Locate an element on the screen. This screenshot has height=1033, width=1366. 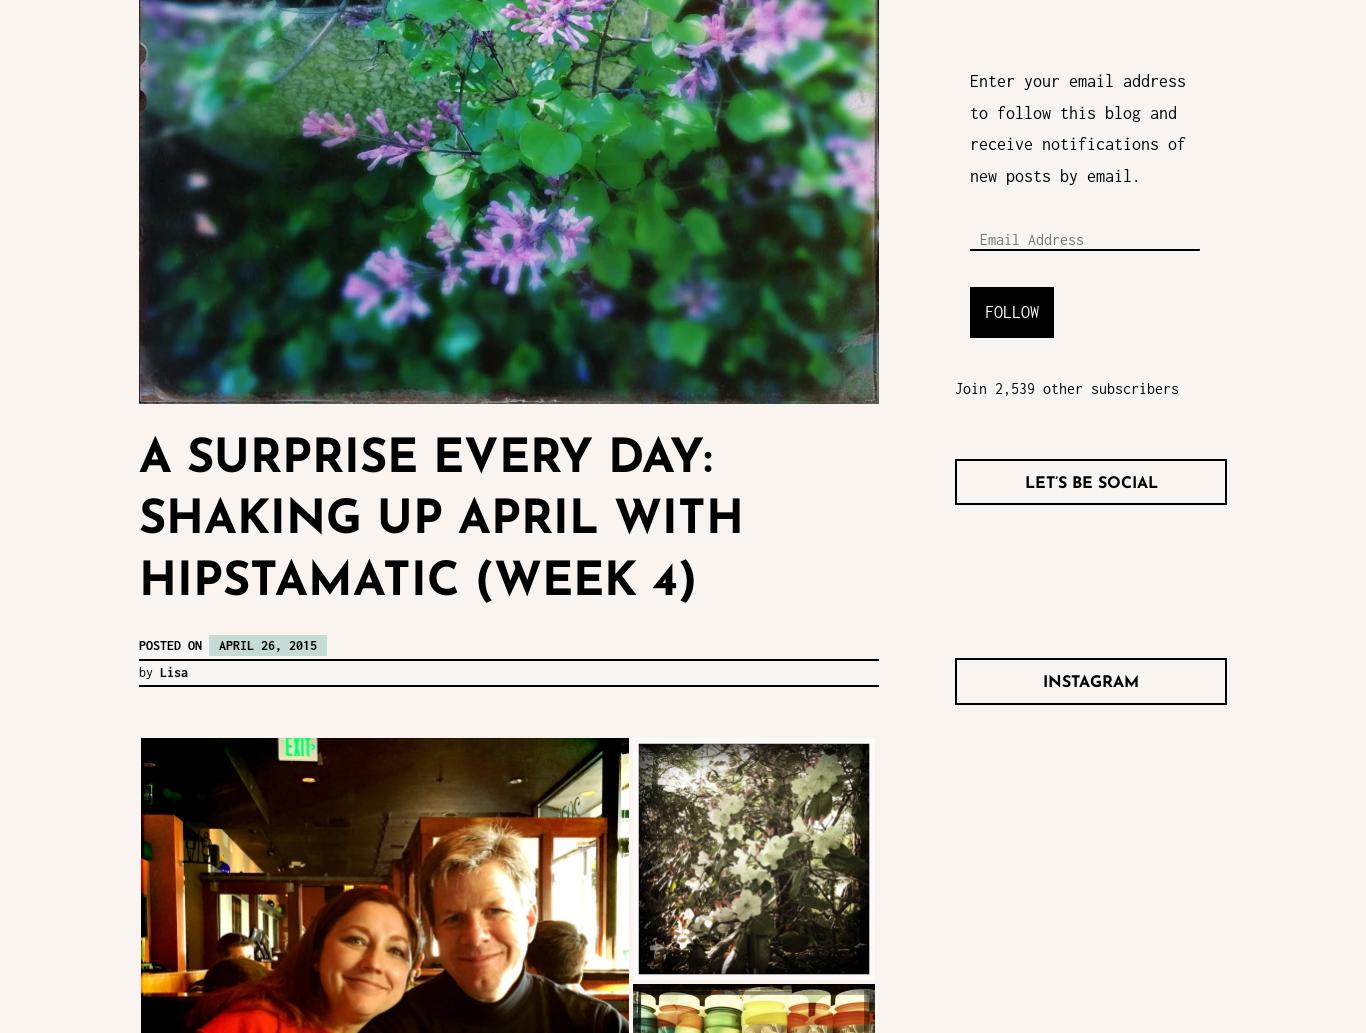
'Join 2,539 other subscribers' is located at coordinates (1065, 387).